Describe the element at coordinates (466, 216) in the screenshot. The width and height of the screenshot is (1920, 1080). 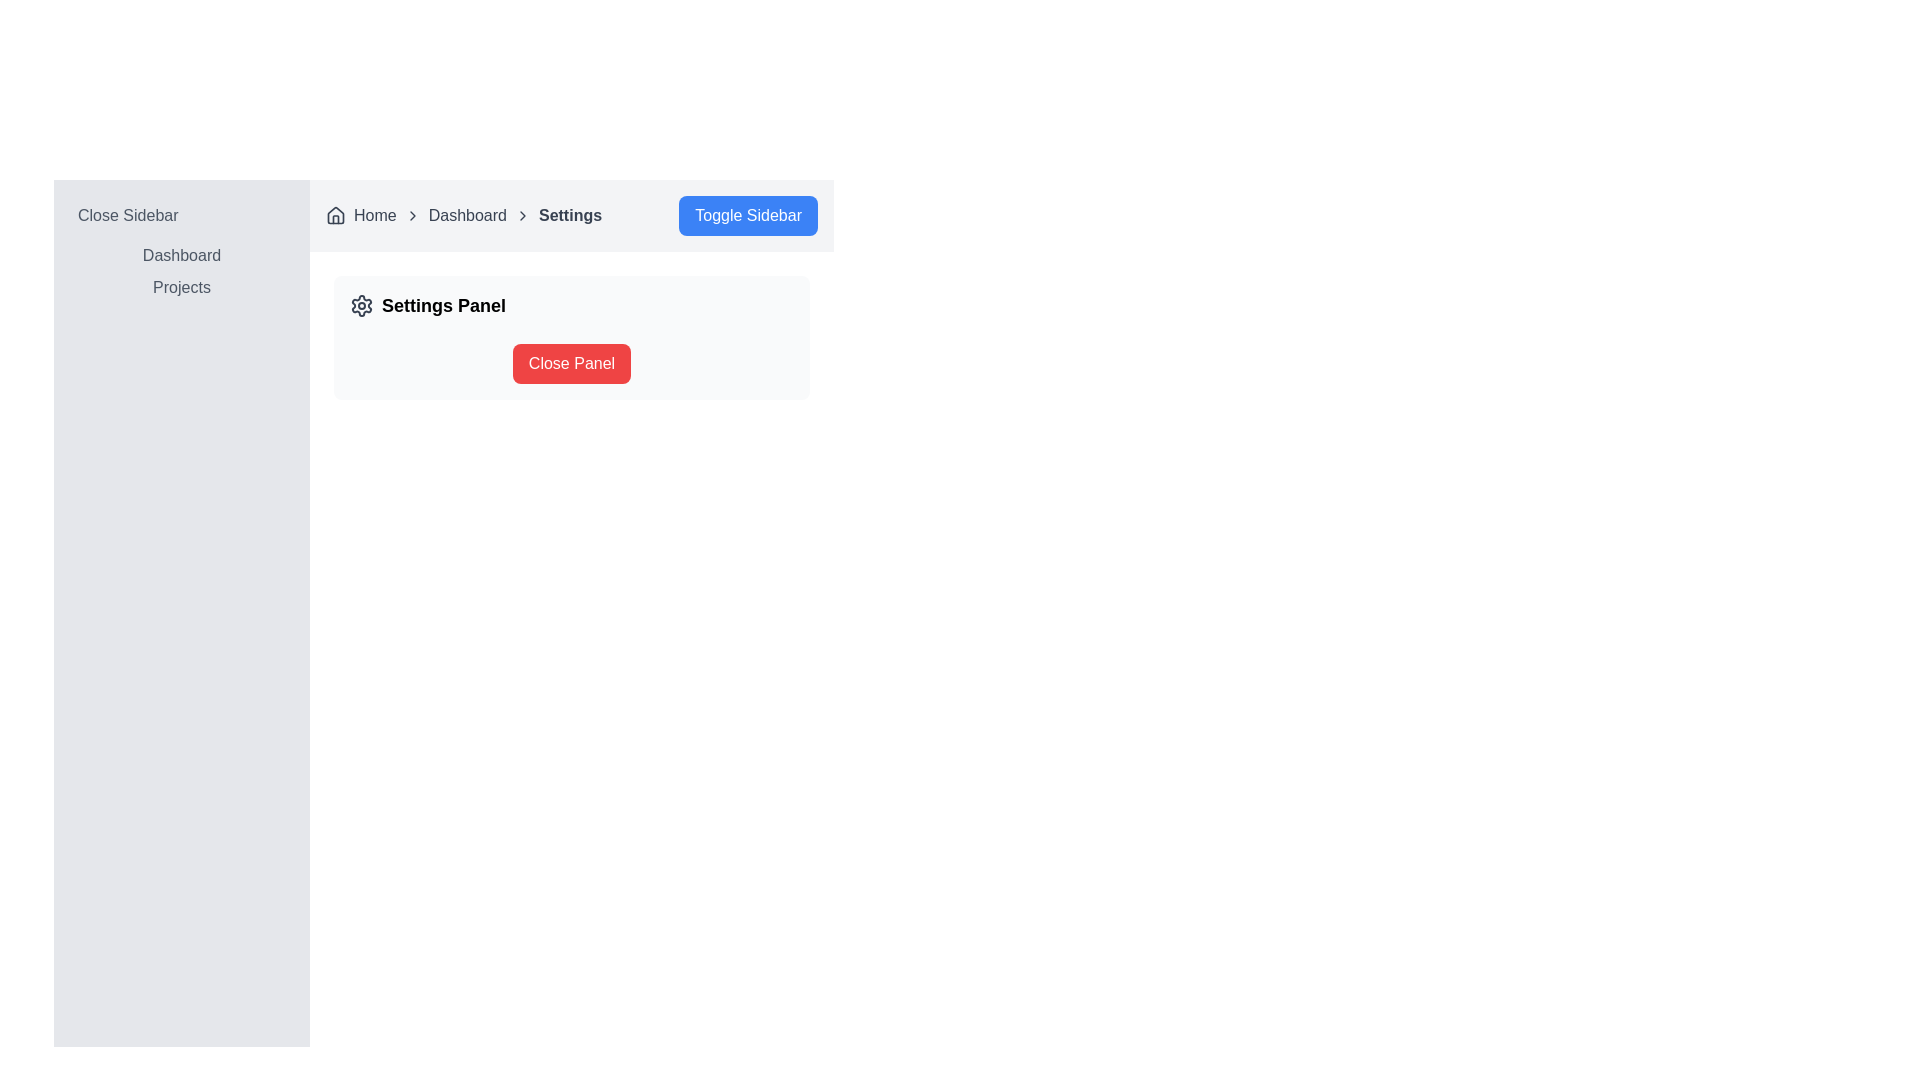
I see `the third breadcrumb hyperlink in the navigation bar` at that location.